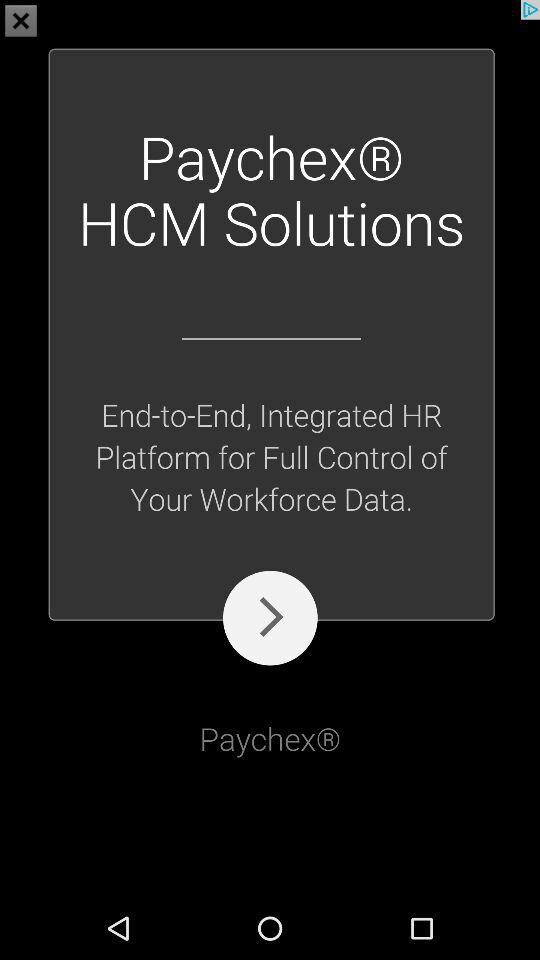 This screenshot has height=960, width=540. Describe the element at coordinates (20, 21) in the screenshot. I see `the close icon` at that location.